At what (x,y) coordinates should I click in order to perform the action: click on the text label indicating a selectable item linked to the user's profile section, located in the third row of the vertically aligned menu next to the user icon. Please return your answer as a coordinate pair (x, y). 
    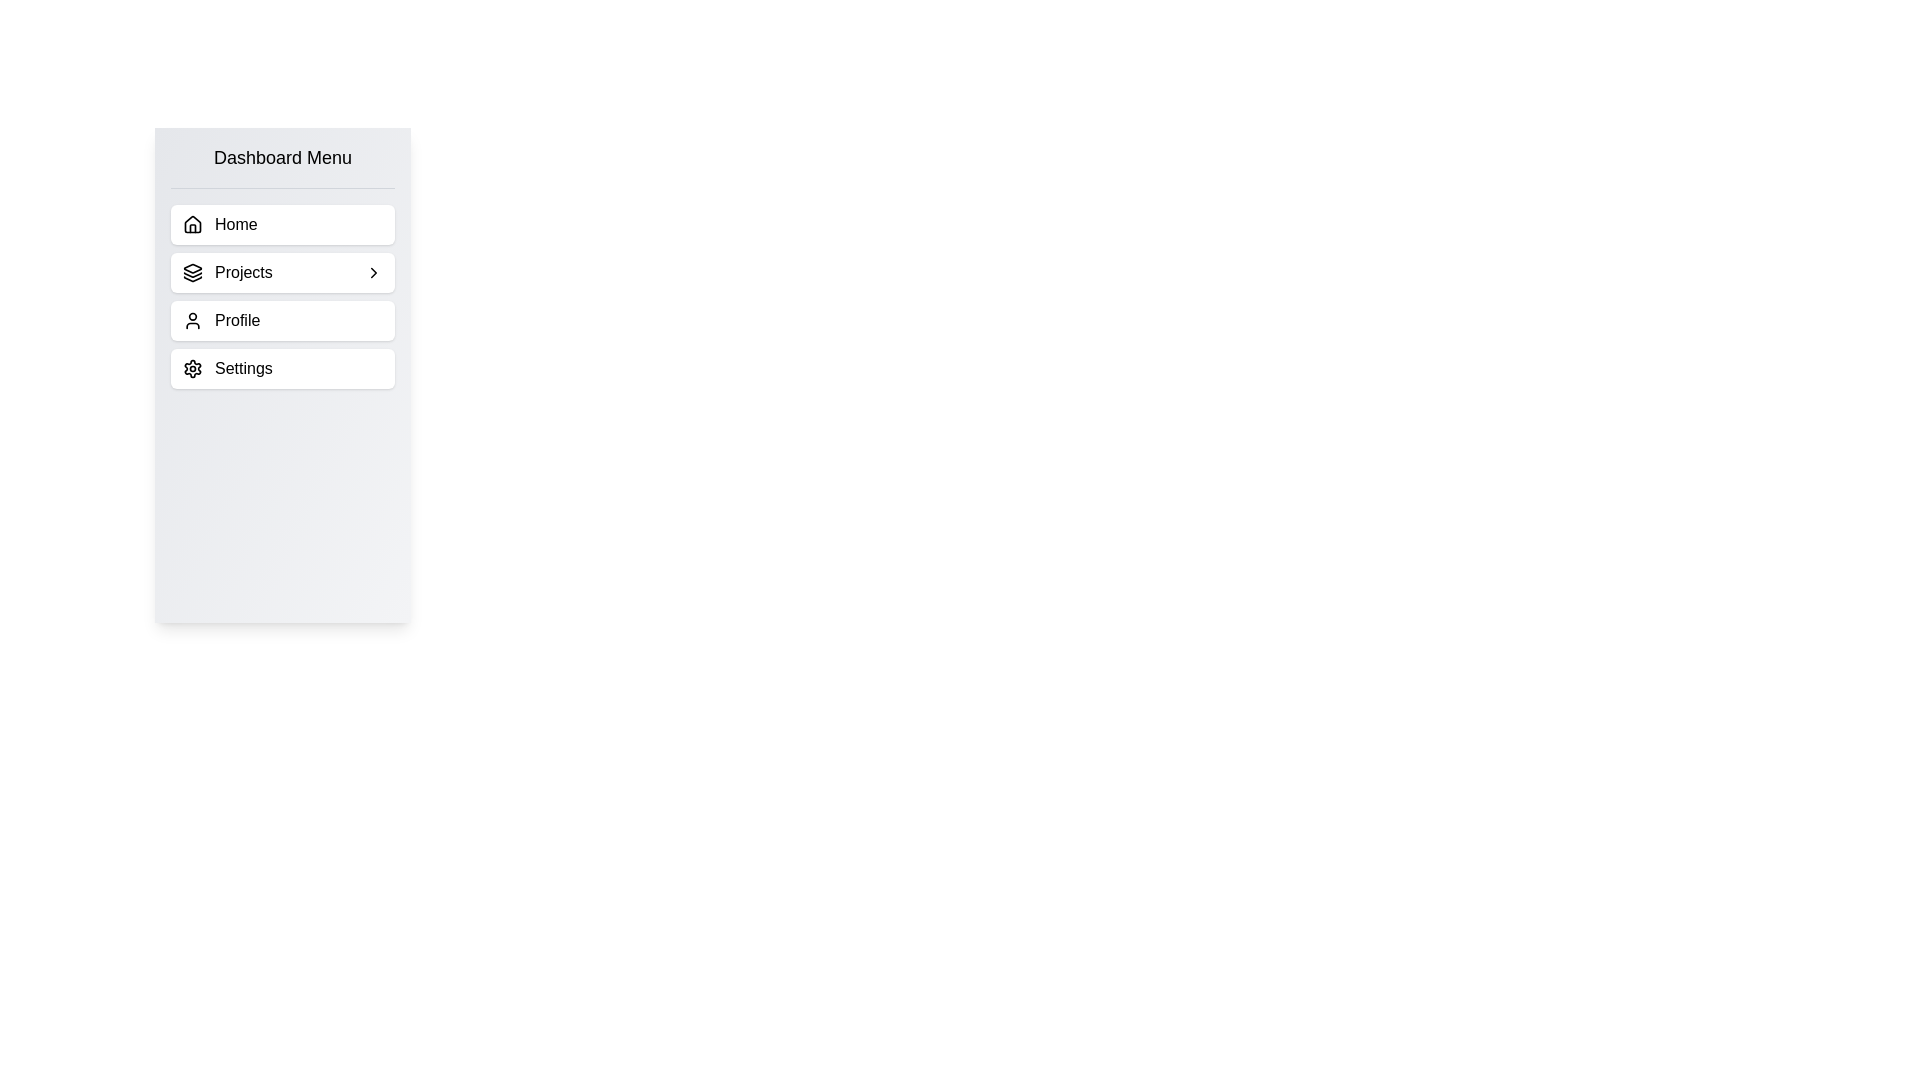
    Looking at the image, I should click on (237, 319).